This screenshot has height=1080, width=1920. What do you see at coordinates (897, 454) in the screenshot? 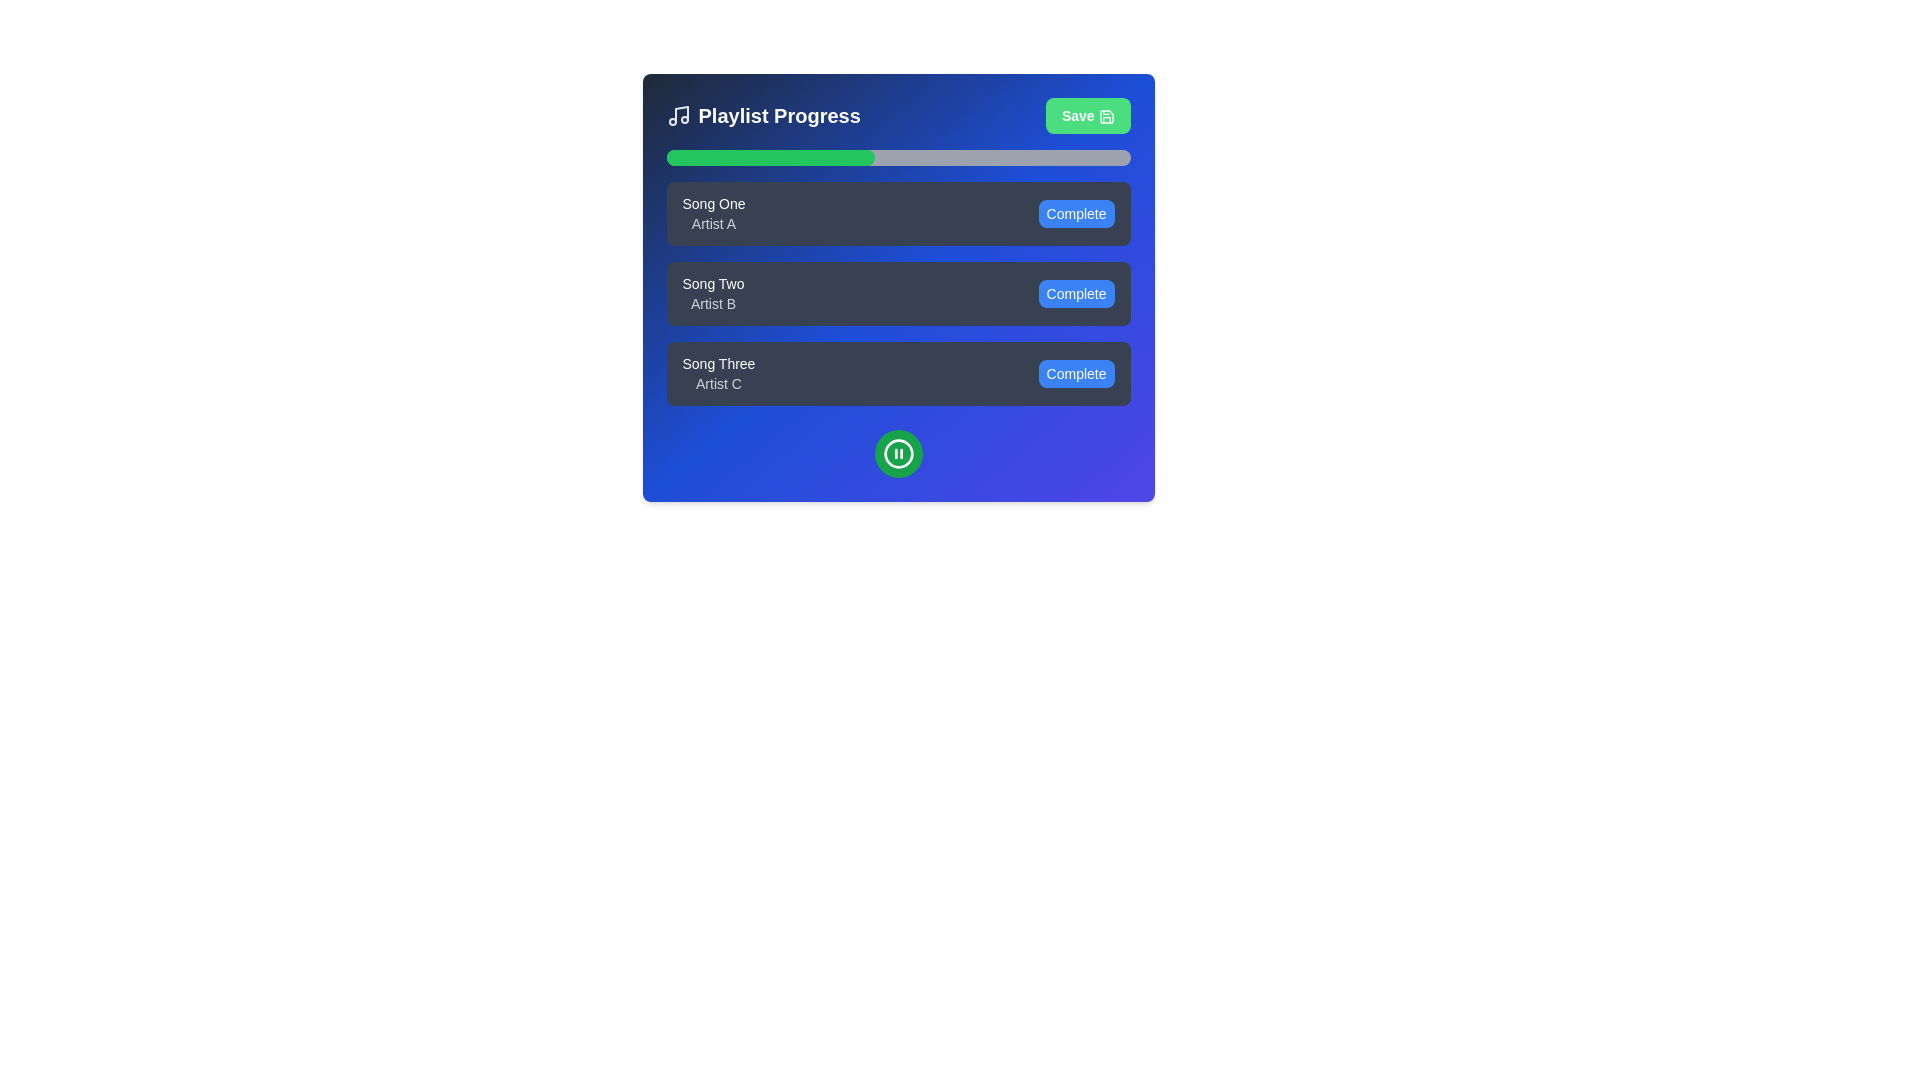
I see `the control button for pausing or stopping a process located at the bottom of the 'Playlist Progress' card` at bounding box center [897, 454].